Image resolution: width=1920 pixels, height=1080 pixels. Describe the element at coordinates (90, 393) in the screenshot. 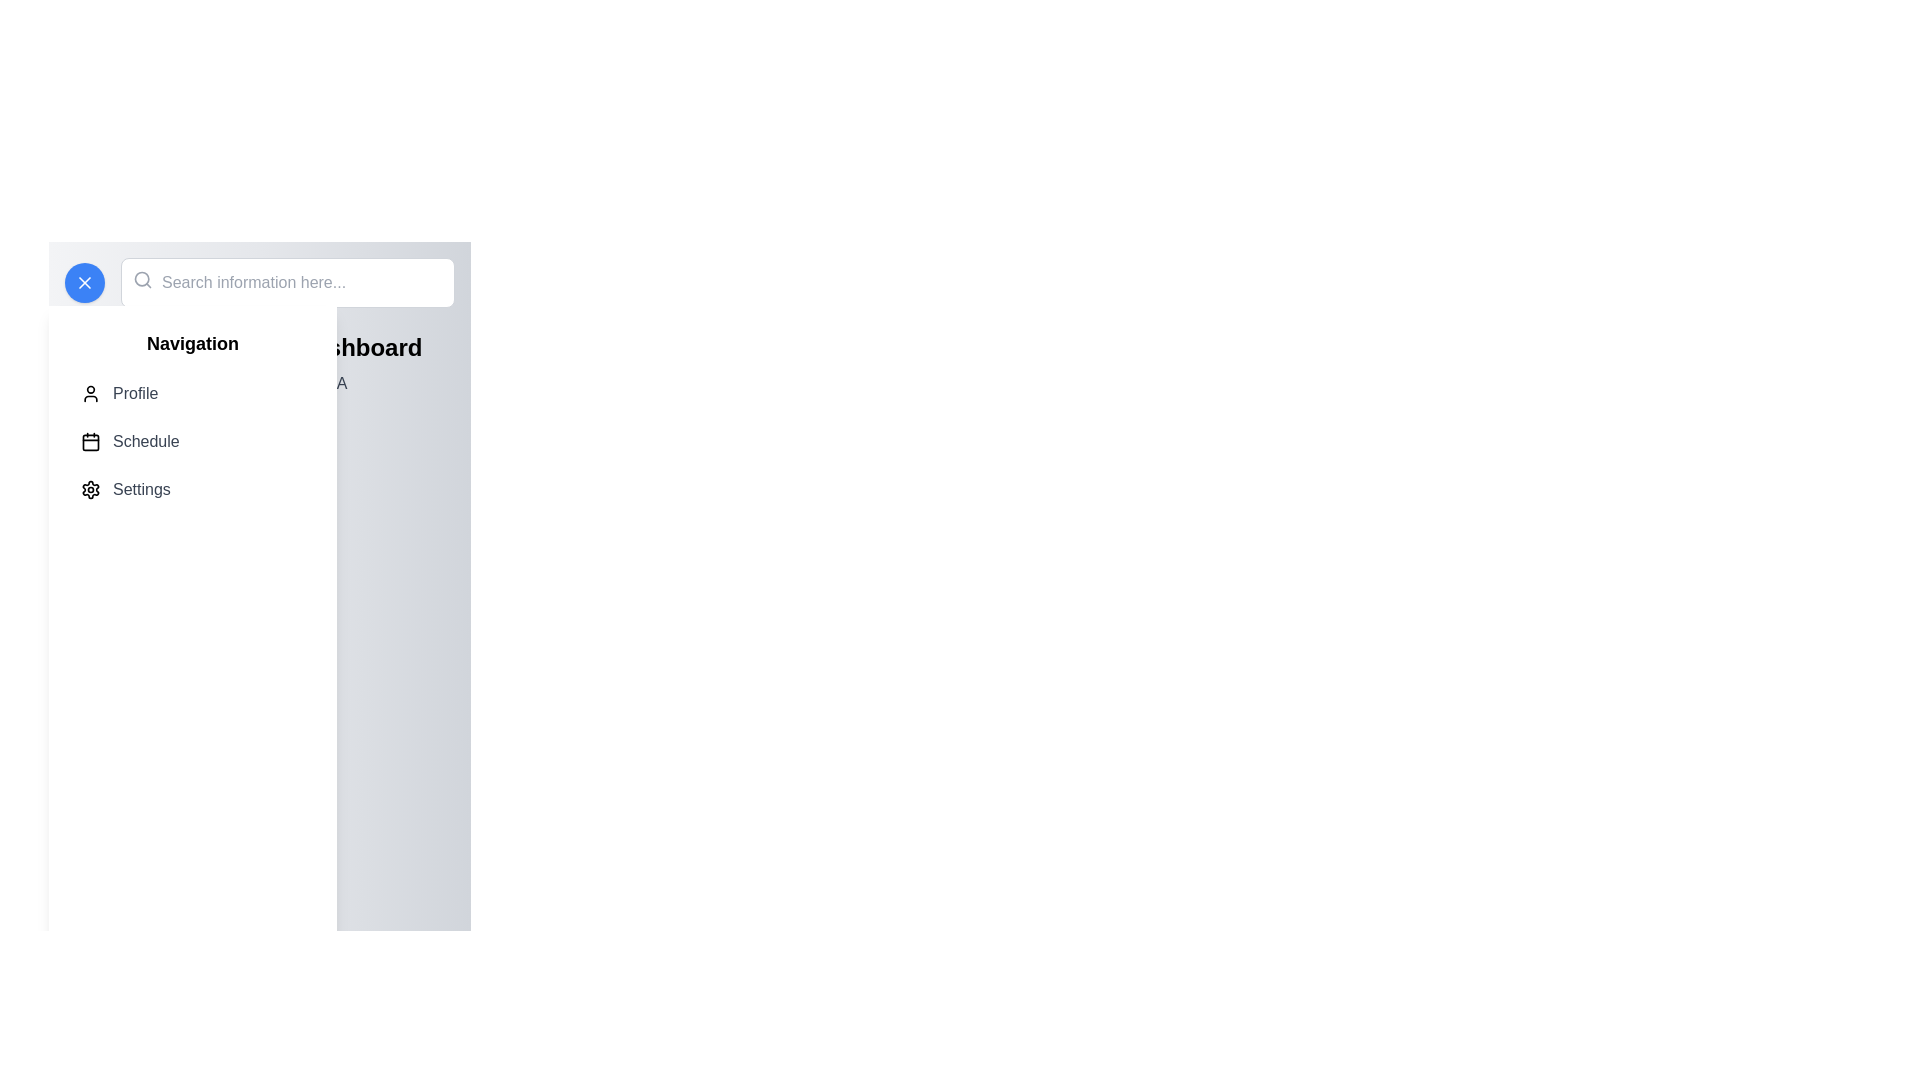

I see `the 'Profile' icon located on the left-hand sidebar, which serves as a visual indicator for user profile-related options` at that location.